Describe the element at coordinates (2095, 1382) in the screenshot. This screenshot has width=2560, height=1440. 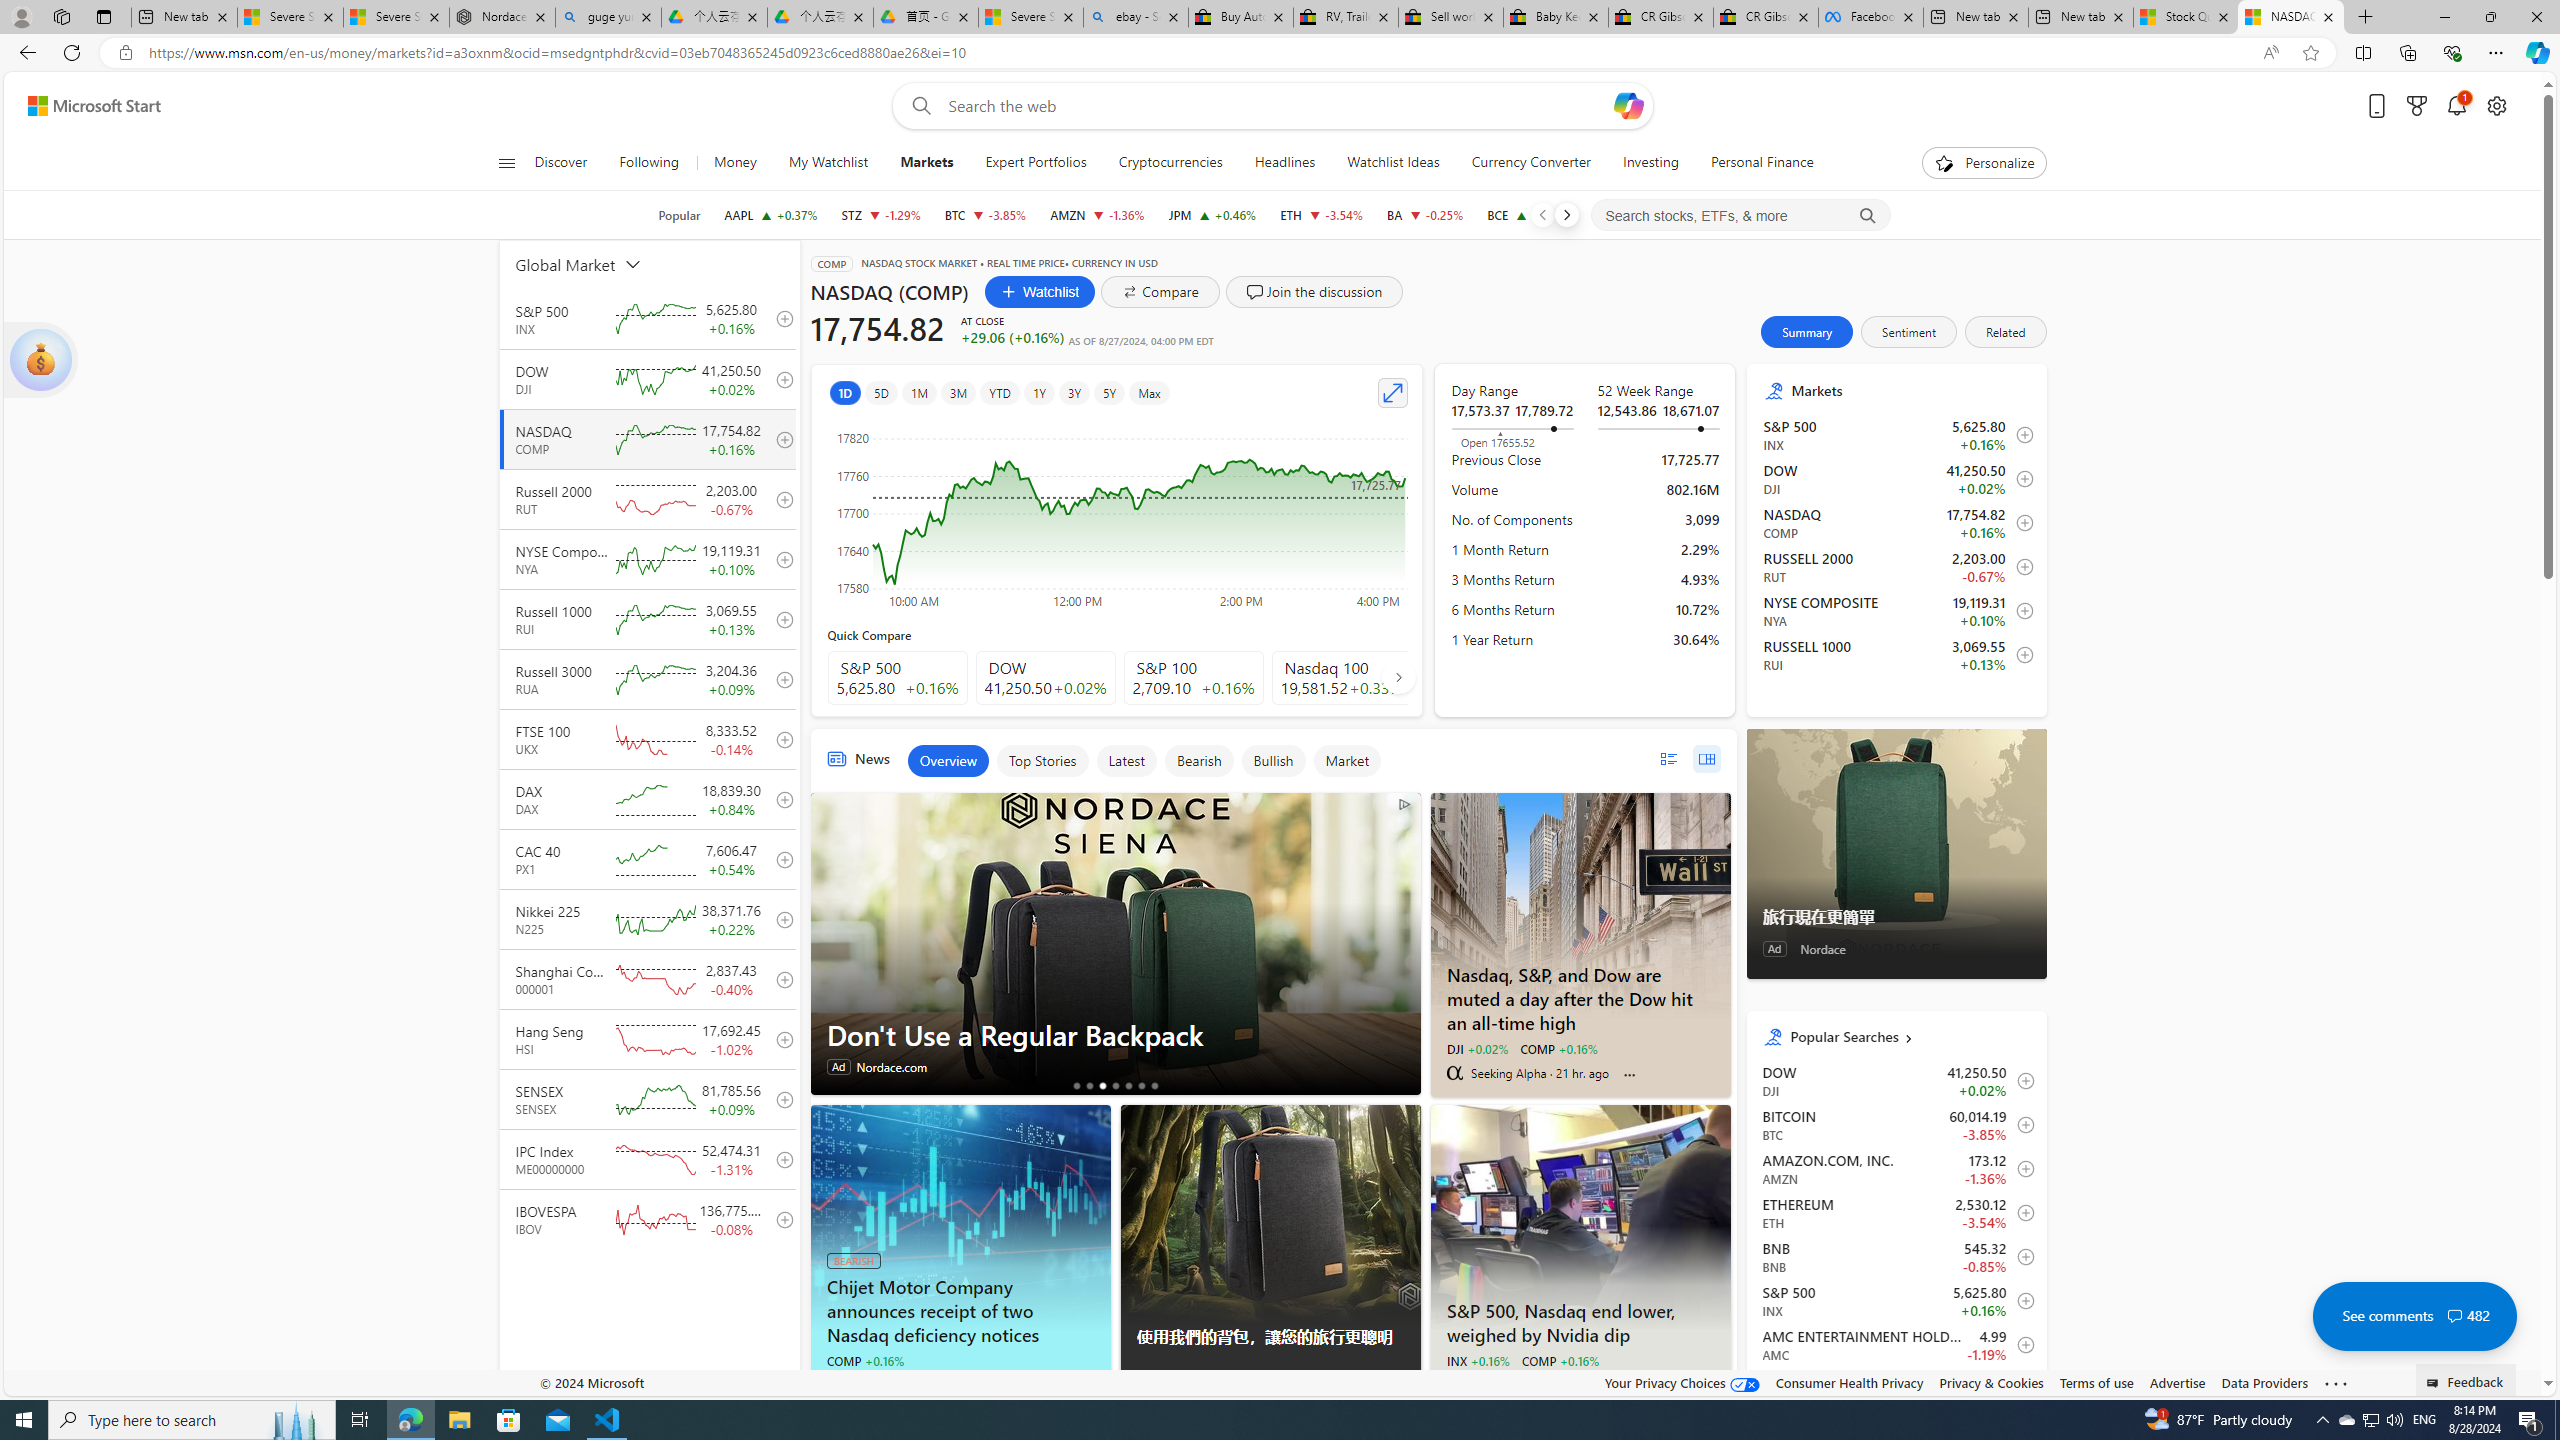
I see `'Terms of use'` at that location.